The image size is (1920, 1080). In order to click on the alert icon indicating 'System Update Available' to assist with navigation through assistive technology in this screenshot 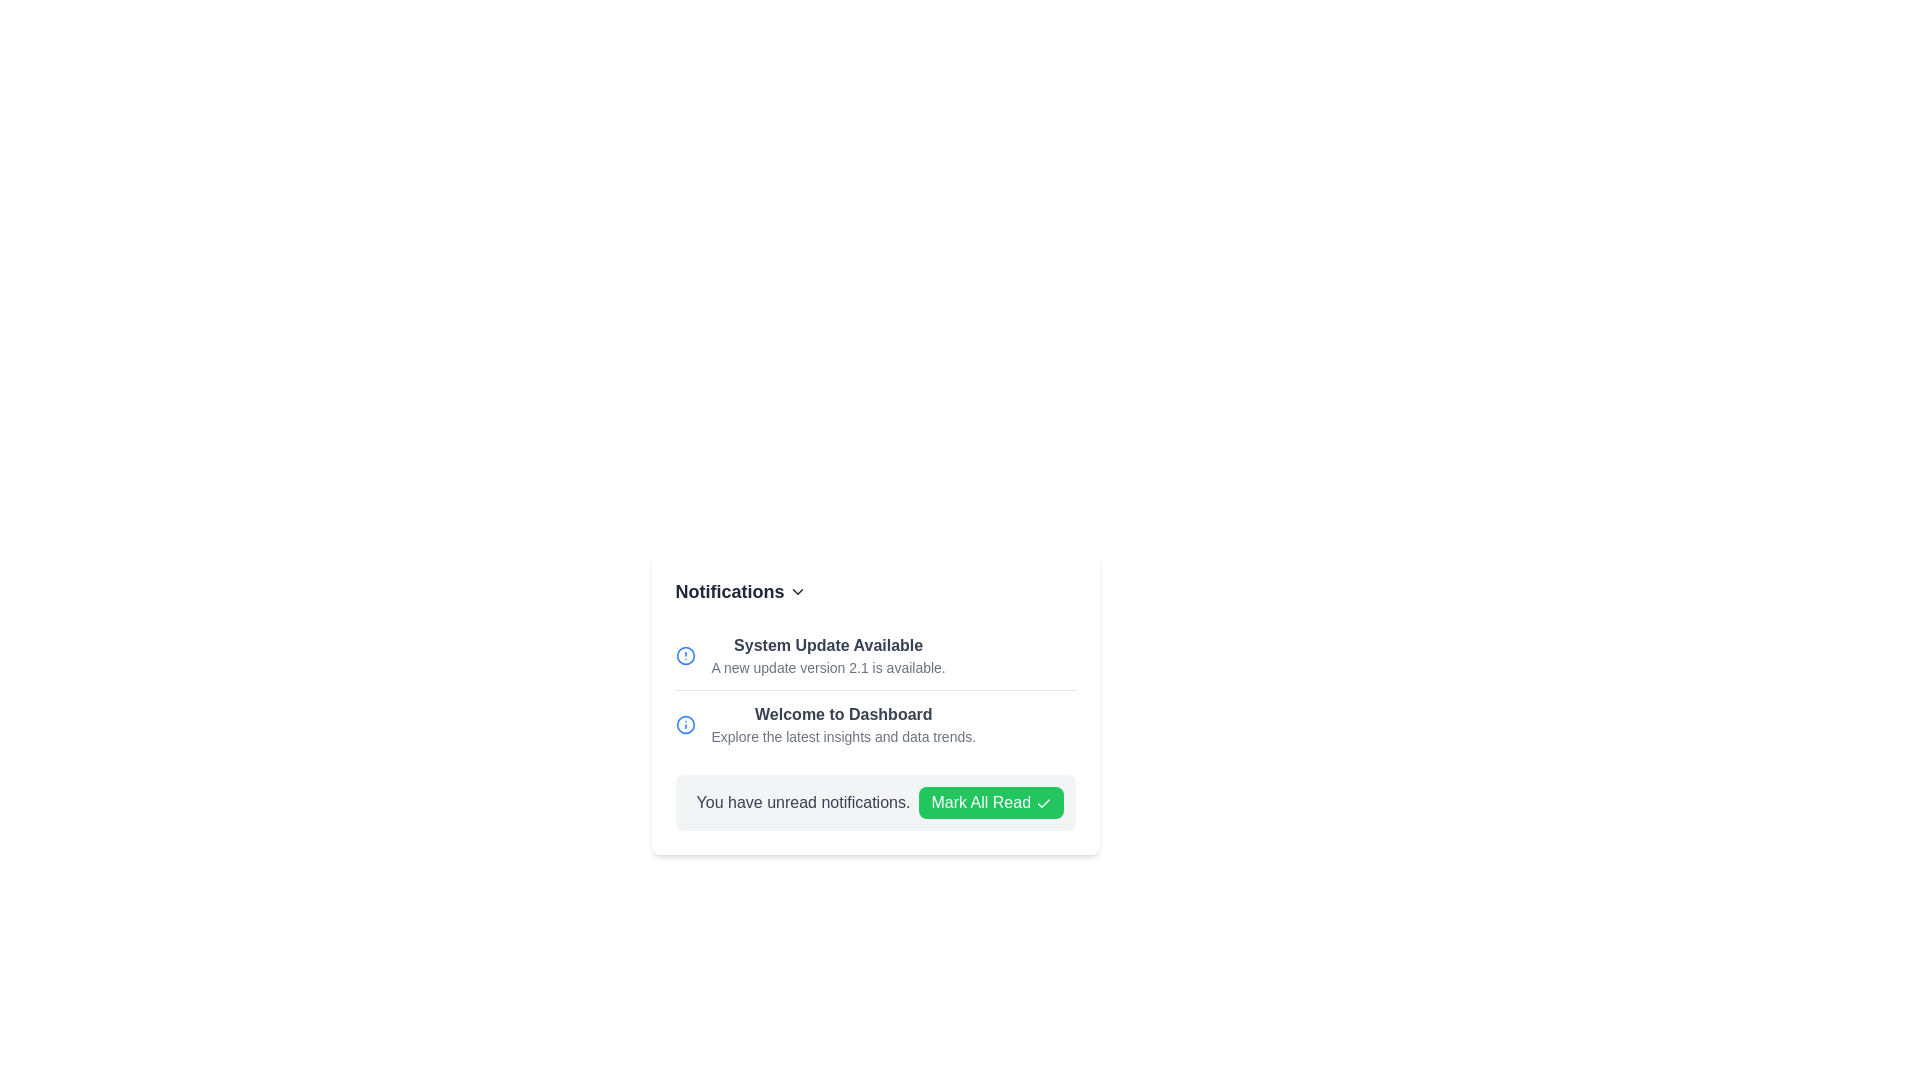, I will do `click(685, 655)`.